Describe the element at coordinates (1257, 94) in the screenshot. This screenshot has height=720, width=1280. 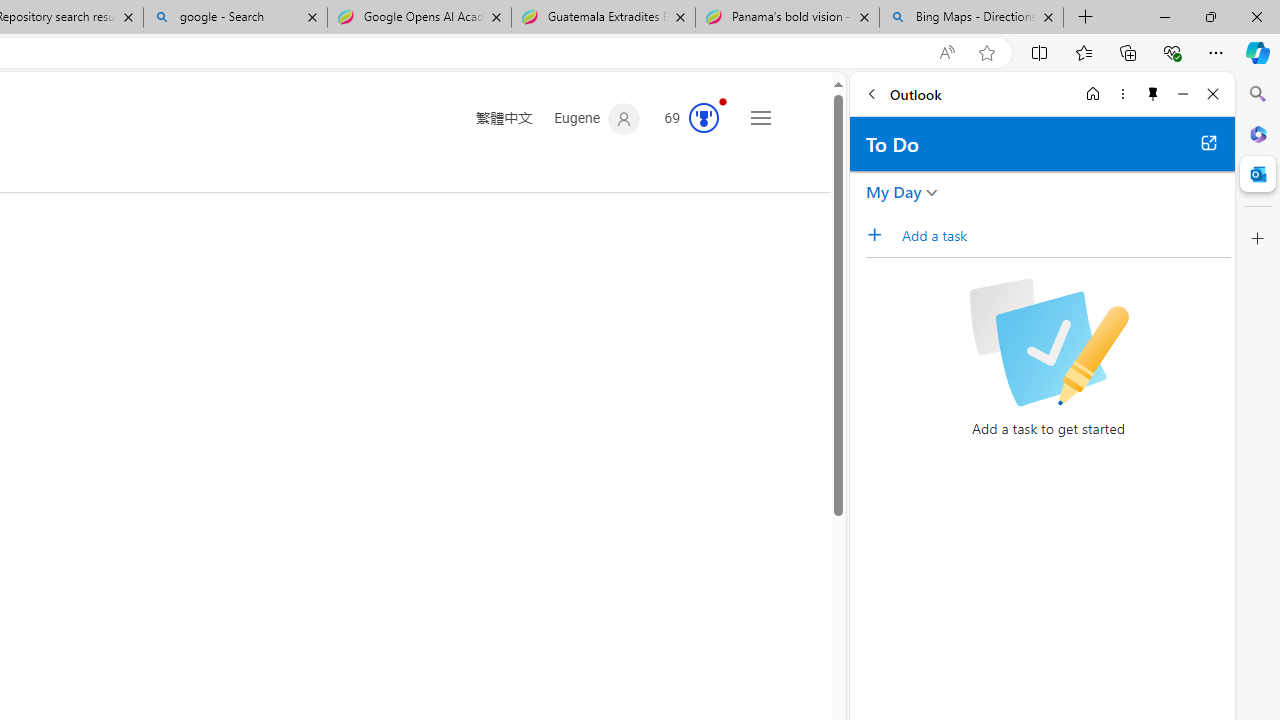
I see `'Search'` at that location.